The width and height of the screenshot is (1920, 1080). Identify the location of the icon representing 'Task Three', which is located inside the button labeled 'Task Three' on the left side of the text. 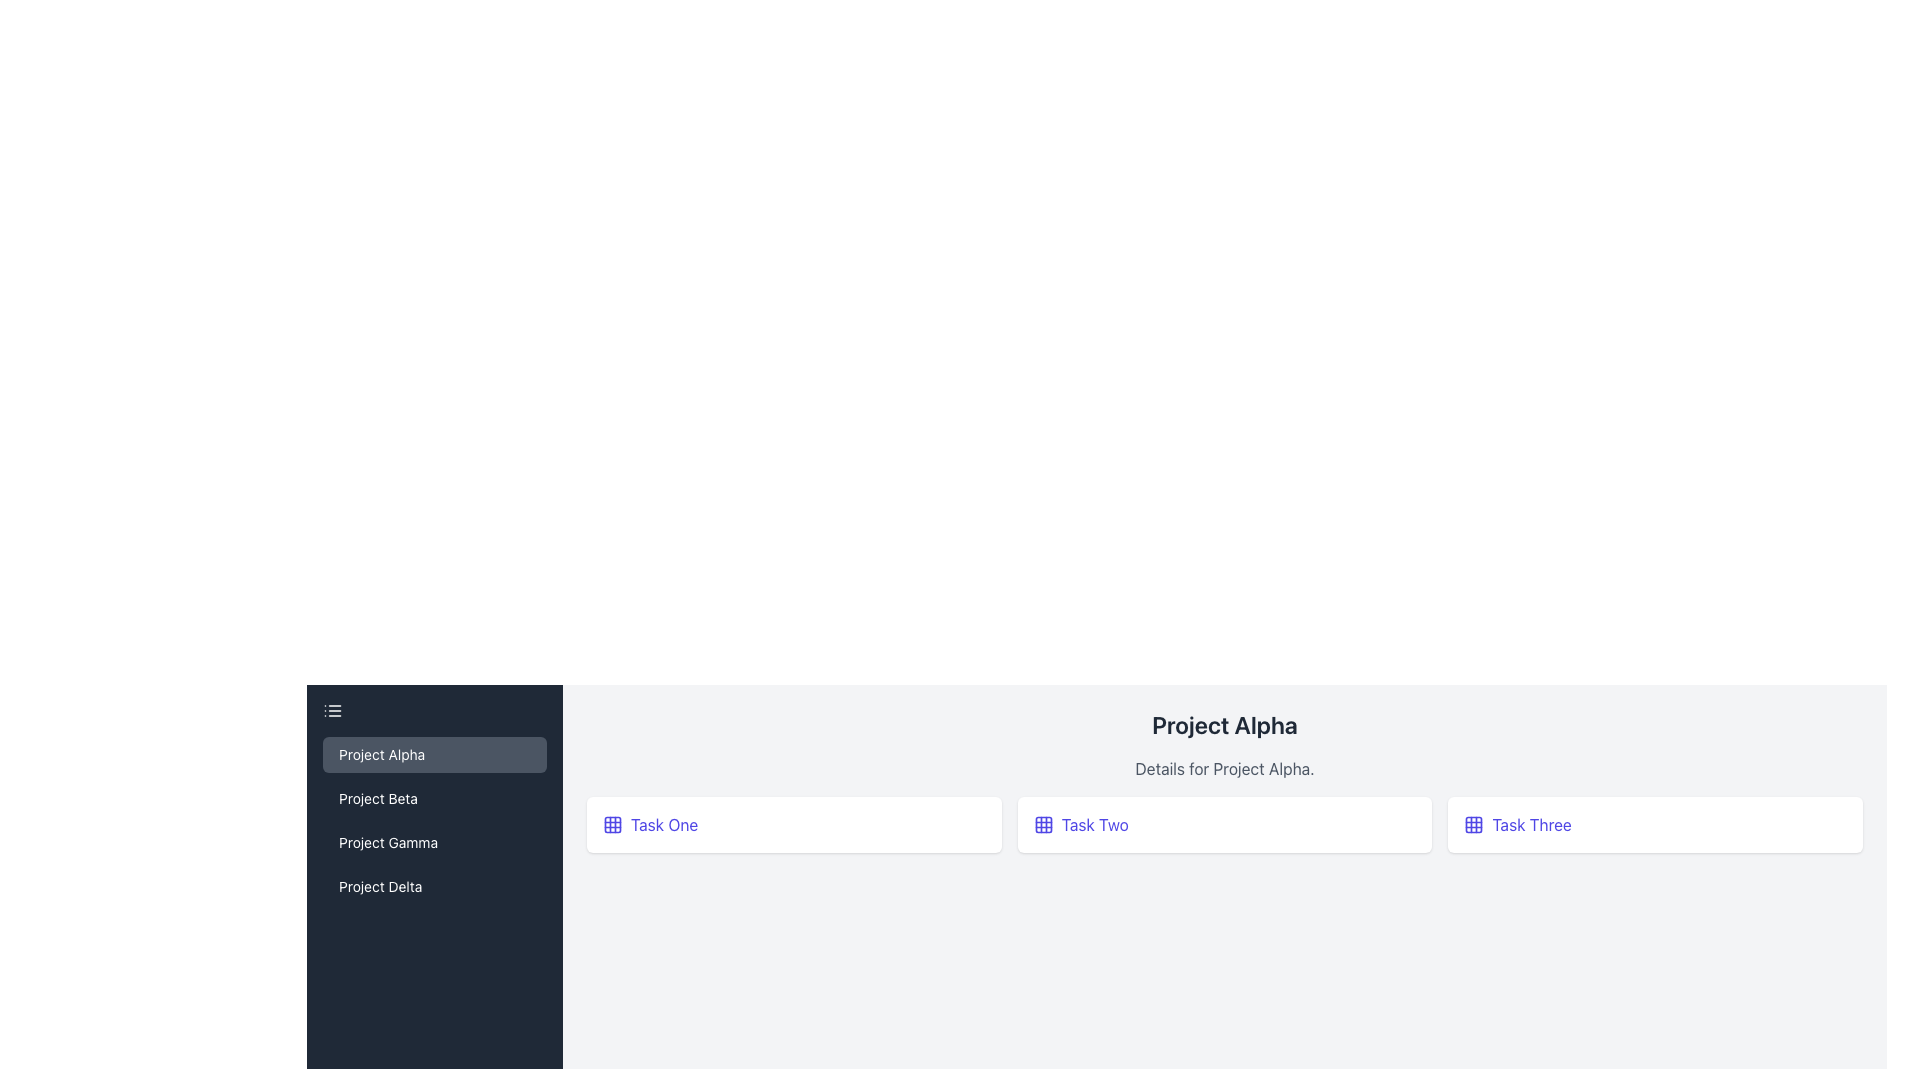
(1473, 825).